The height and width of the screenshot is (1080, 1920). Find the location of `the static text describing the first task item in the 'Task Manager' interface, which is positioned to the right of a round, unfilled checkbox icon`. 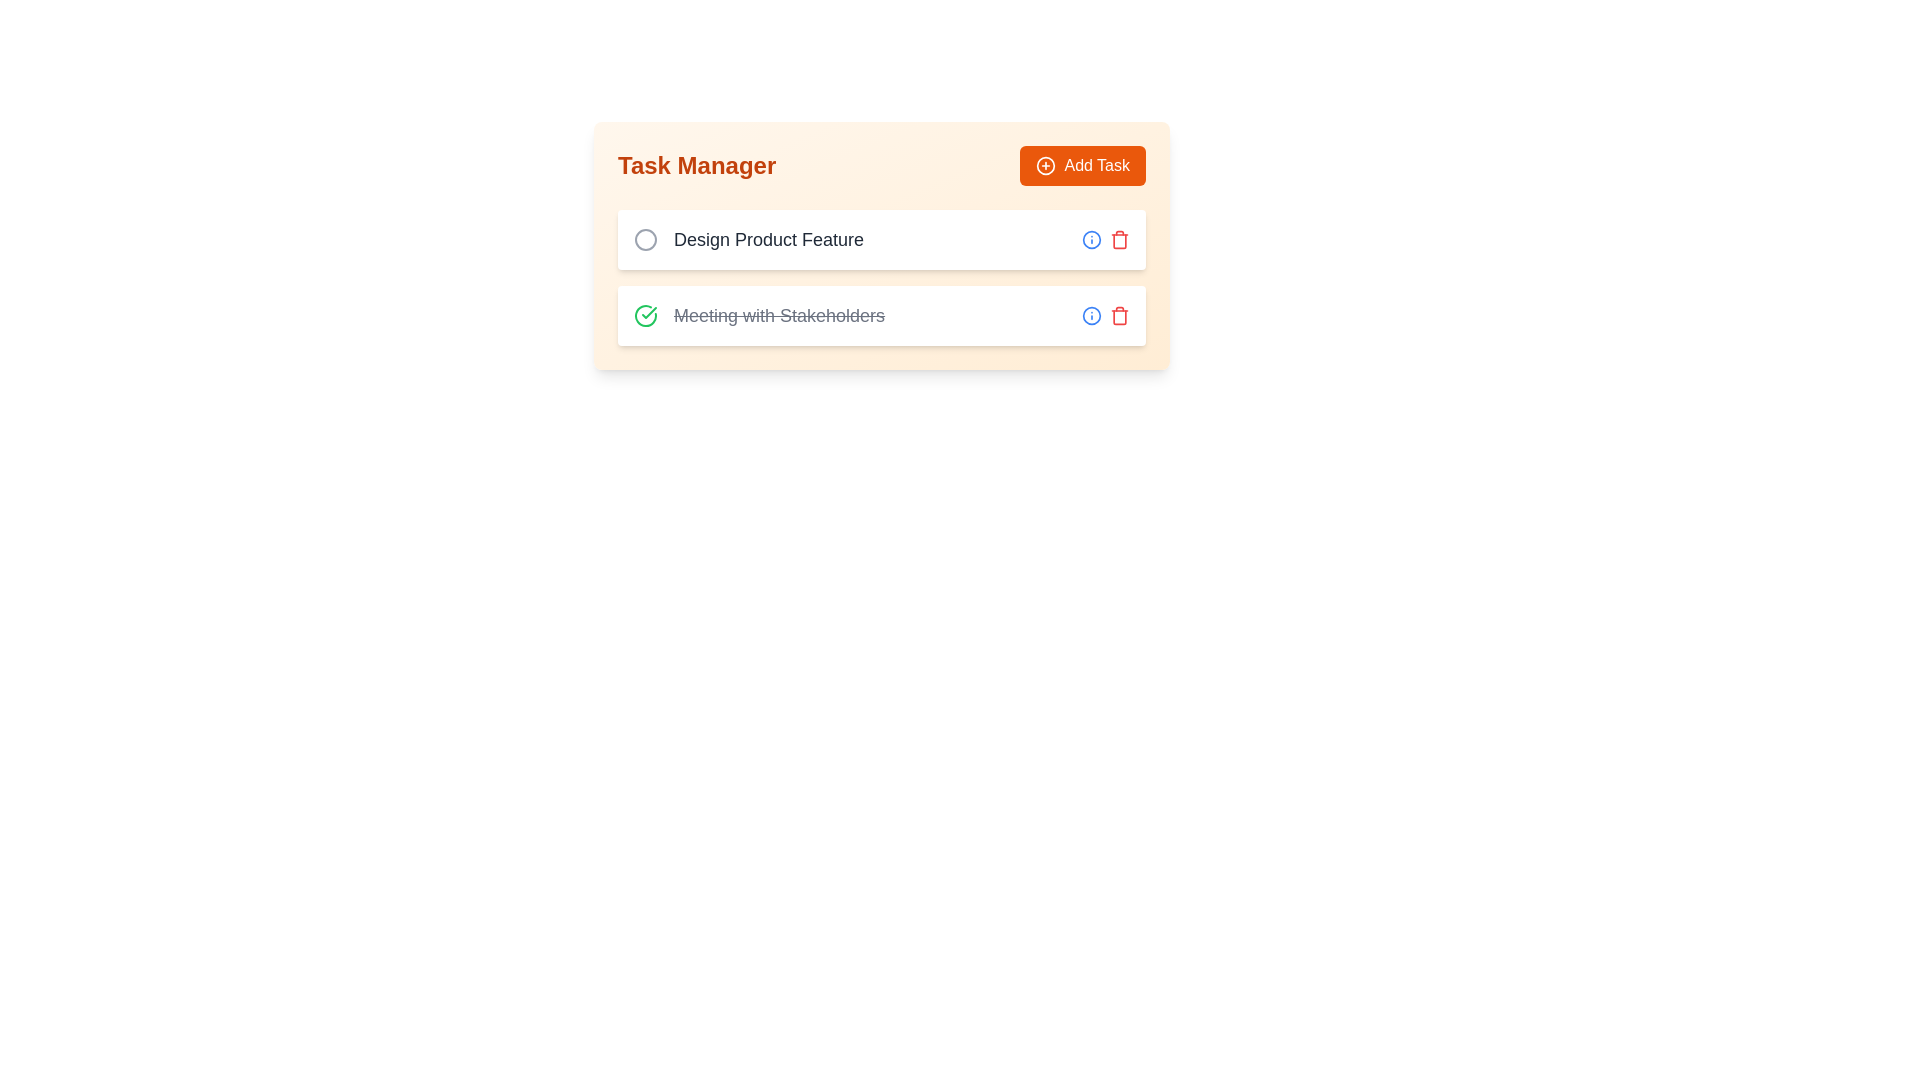

the static text describing the first task item in the 'Task Manager' interface, which is positioned to the right of a round, unfilled checkbox icon is located at coordinates (767, 238).